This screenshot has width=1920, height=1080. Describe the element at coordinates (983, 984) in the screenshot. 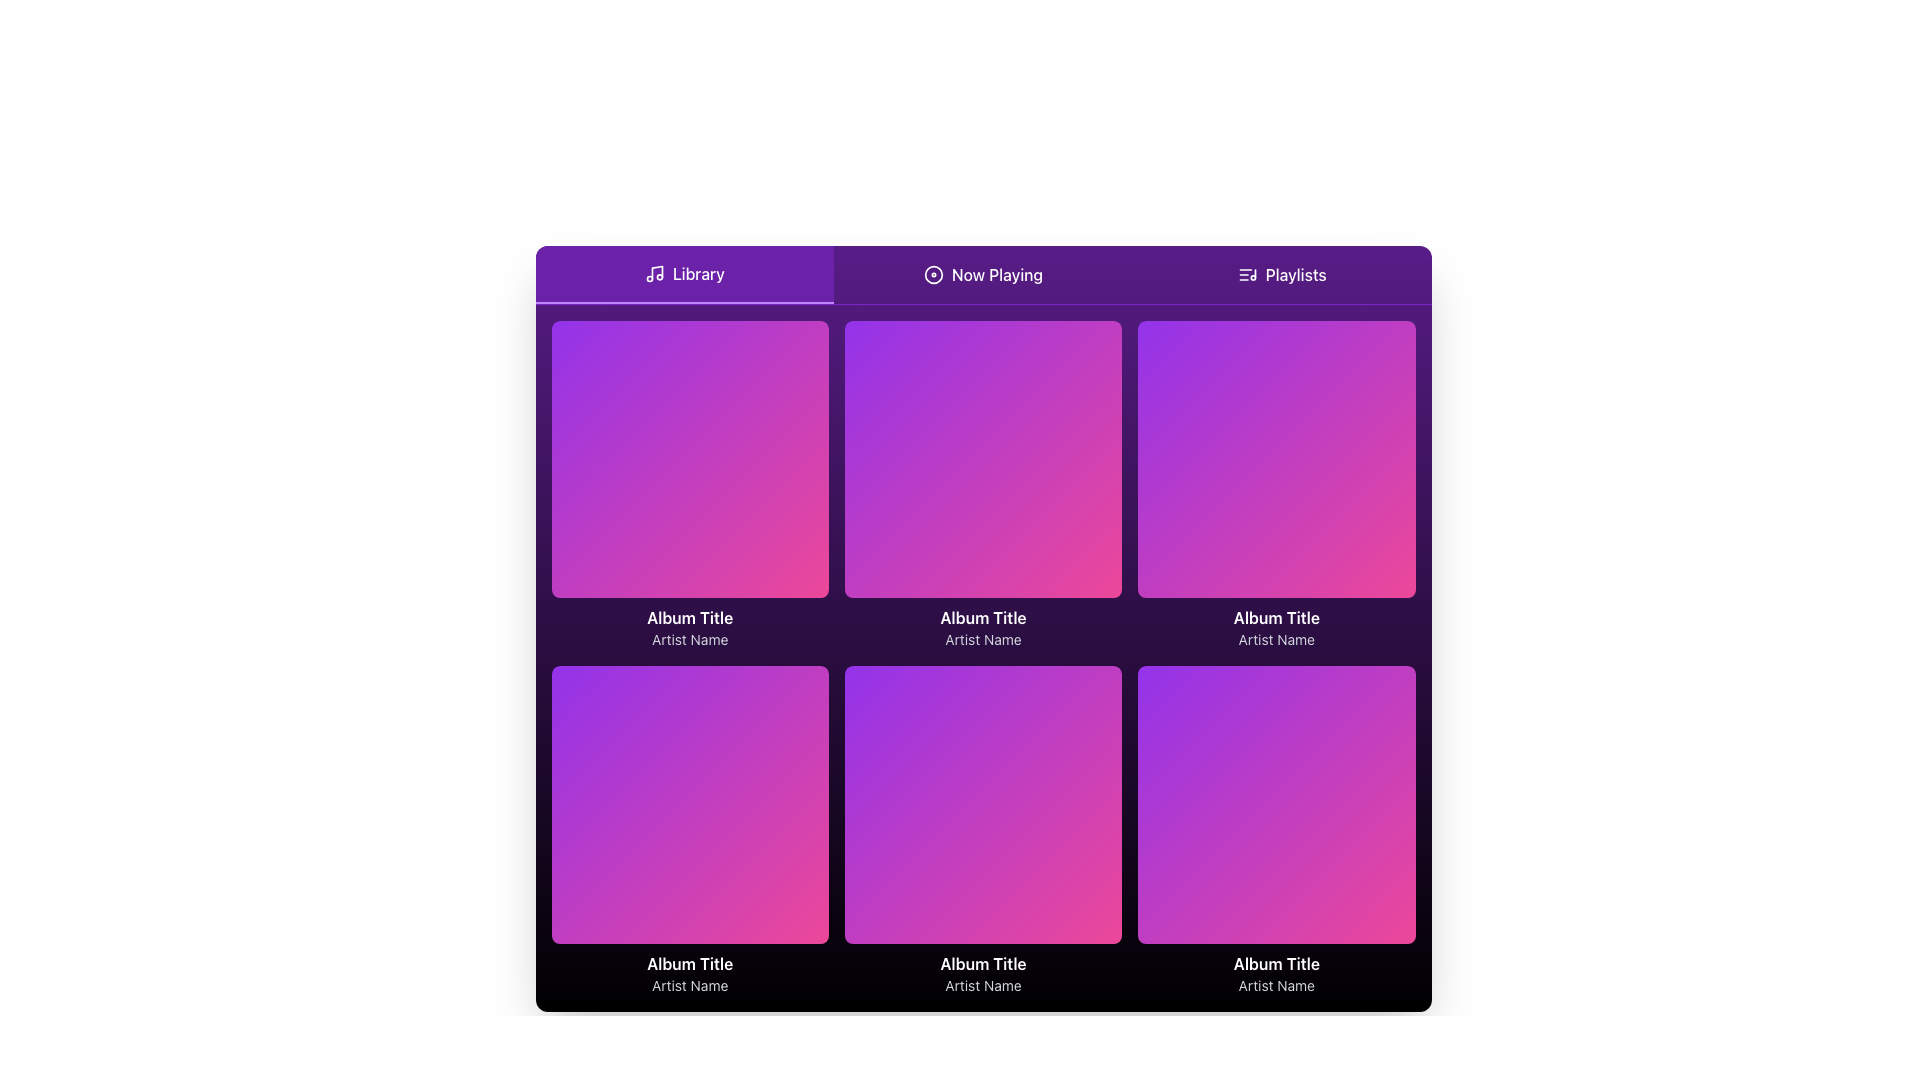

I see `text label that displays the name of the artist associated with the album, positioned below the 'Album Title' text in the bottom-center grid cell` at that location.